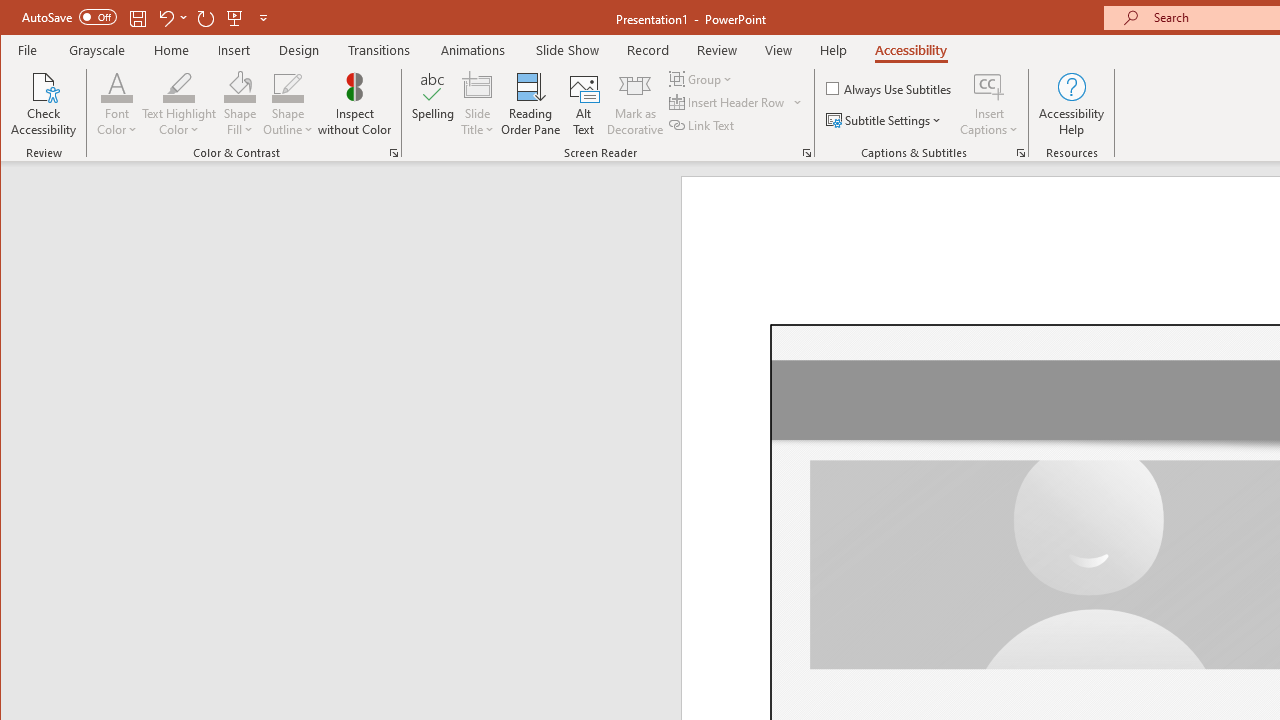  Describe the element at coordinates (287, 85) in the screenshot. I see `'Shape Outline Blue, Accent 1'` at that location.